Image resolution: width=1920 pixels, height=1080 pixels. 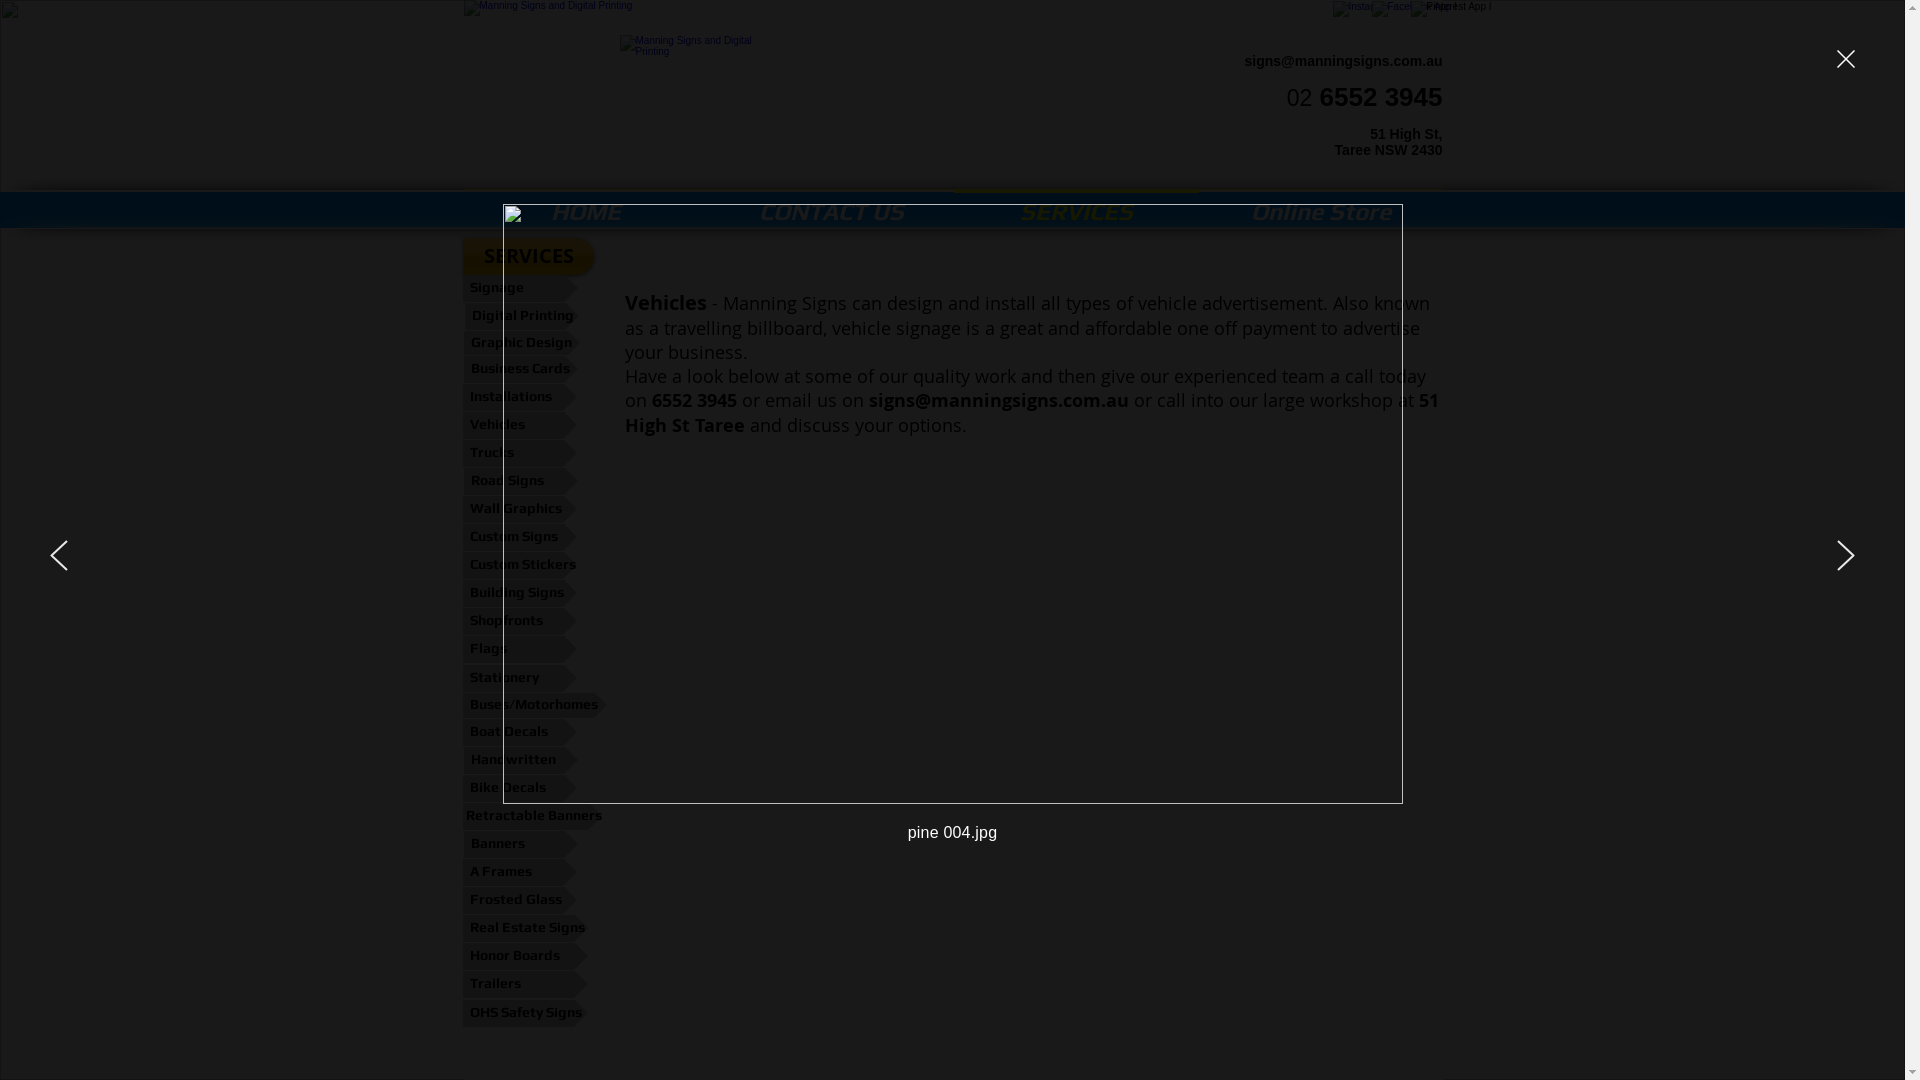 I want to click on 'Real Estate Signs', so click(x=460, y=927).